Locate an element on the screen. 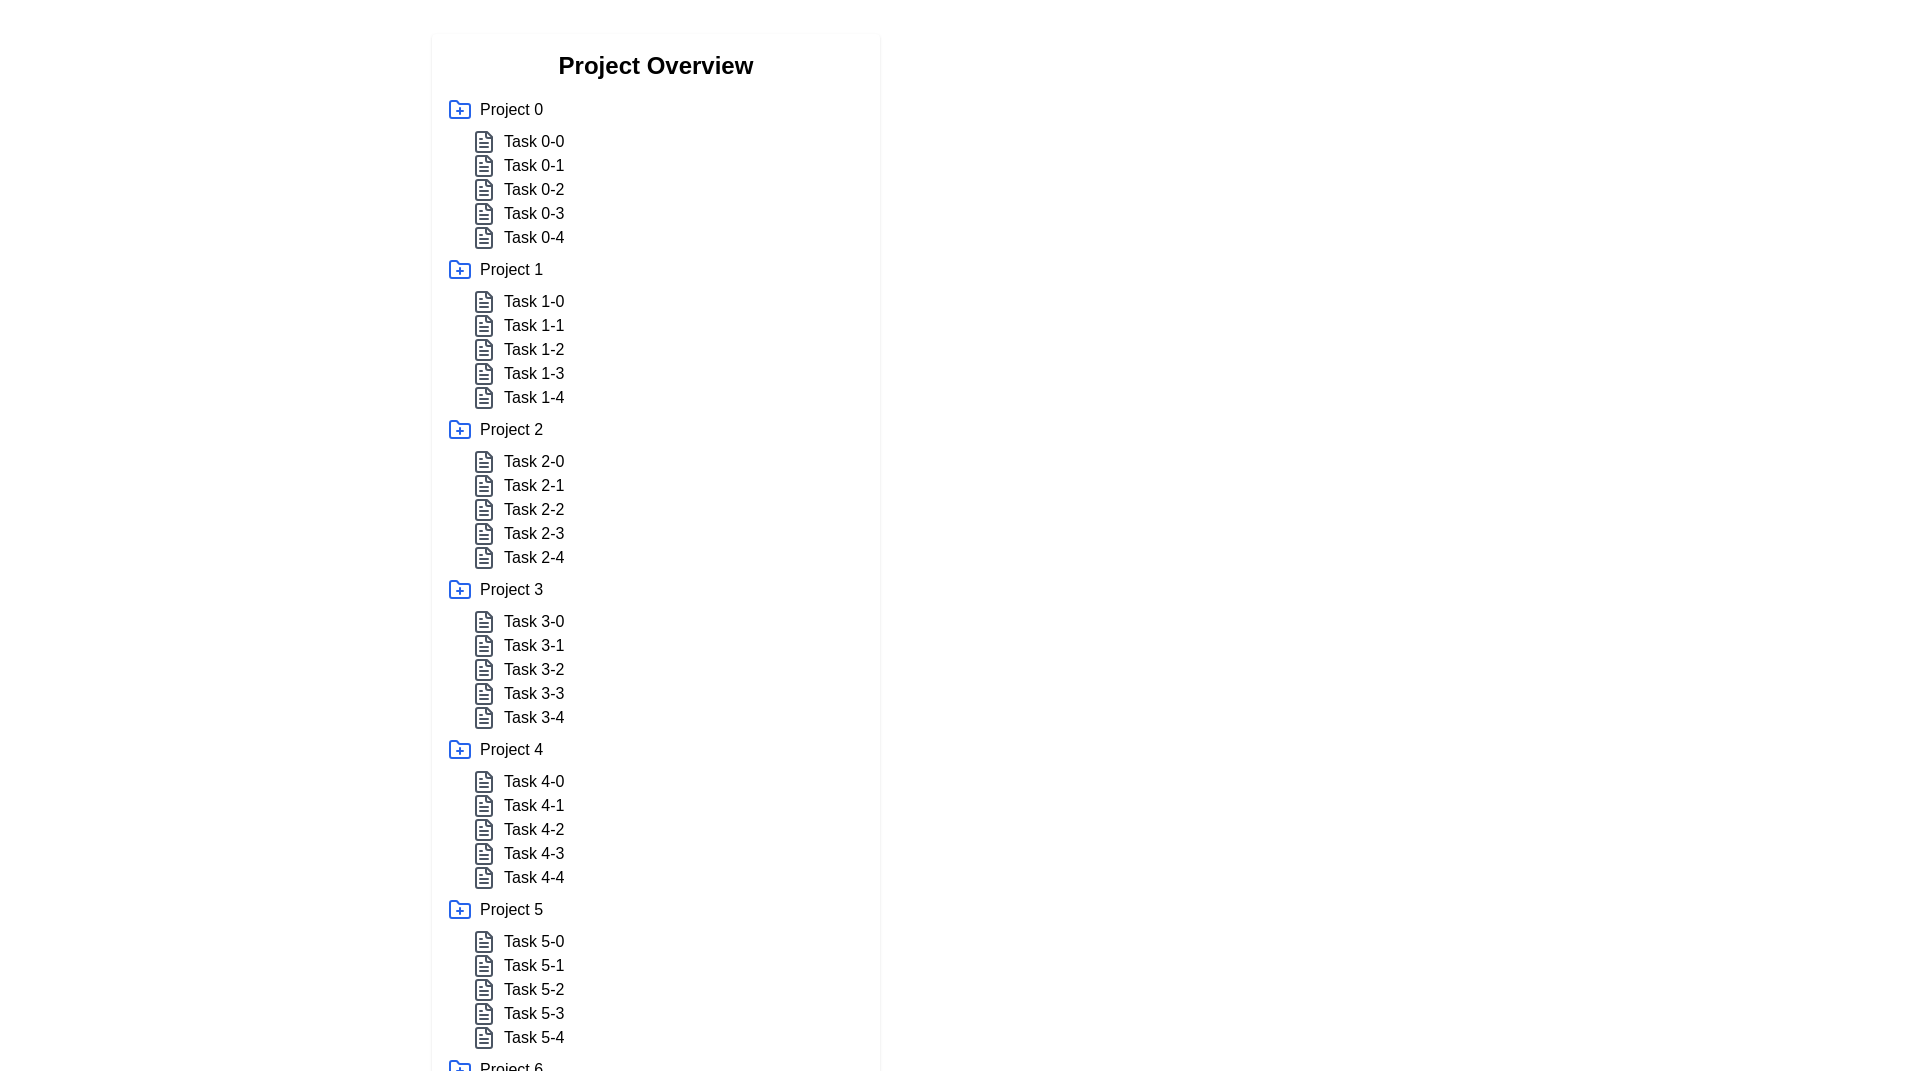 This screenshot has height=1080, width=1920. the text label representing the third task in the 'Project 1' subsection of the project list is located at coordinates (534, 349).